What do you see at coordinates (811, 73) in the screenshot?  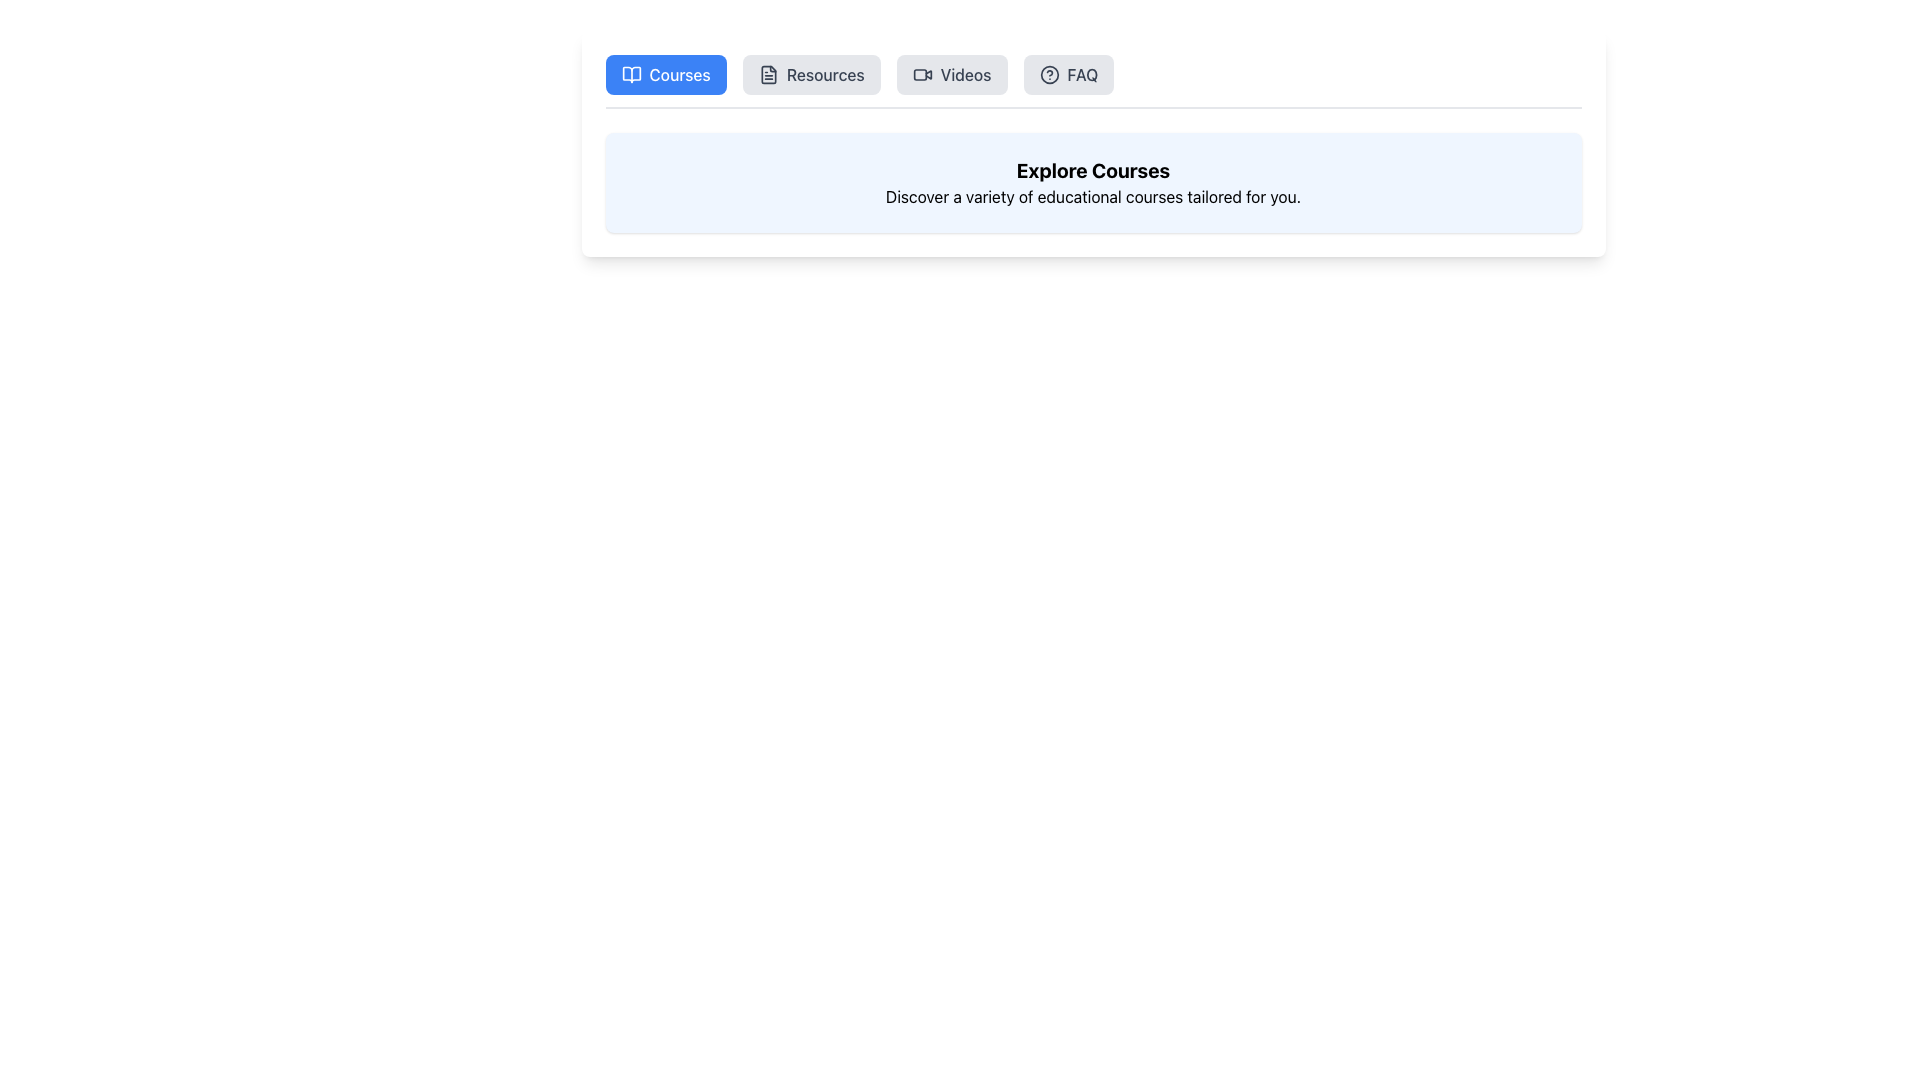 I see `the 'Resources' button, which is the second button in the navigation bar, to trigger a style change` at bounding box center [811, 73].